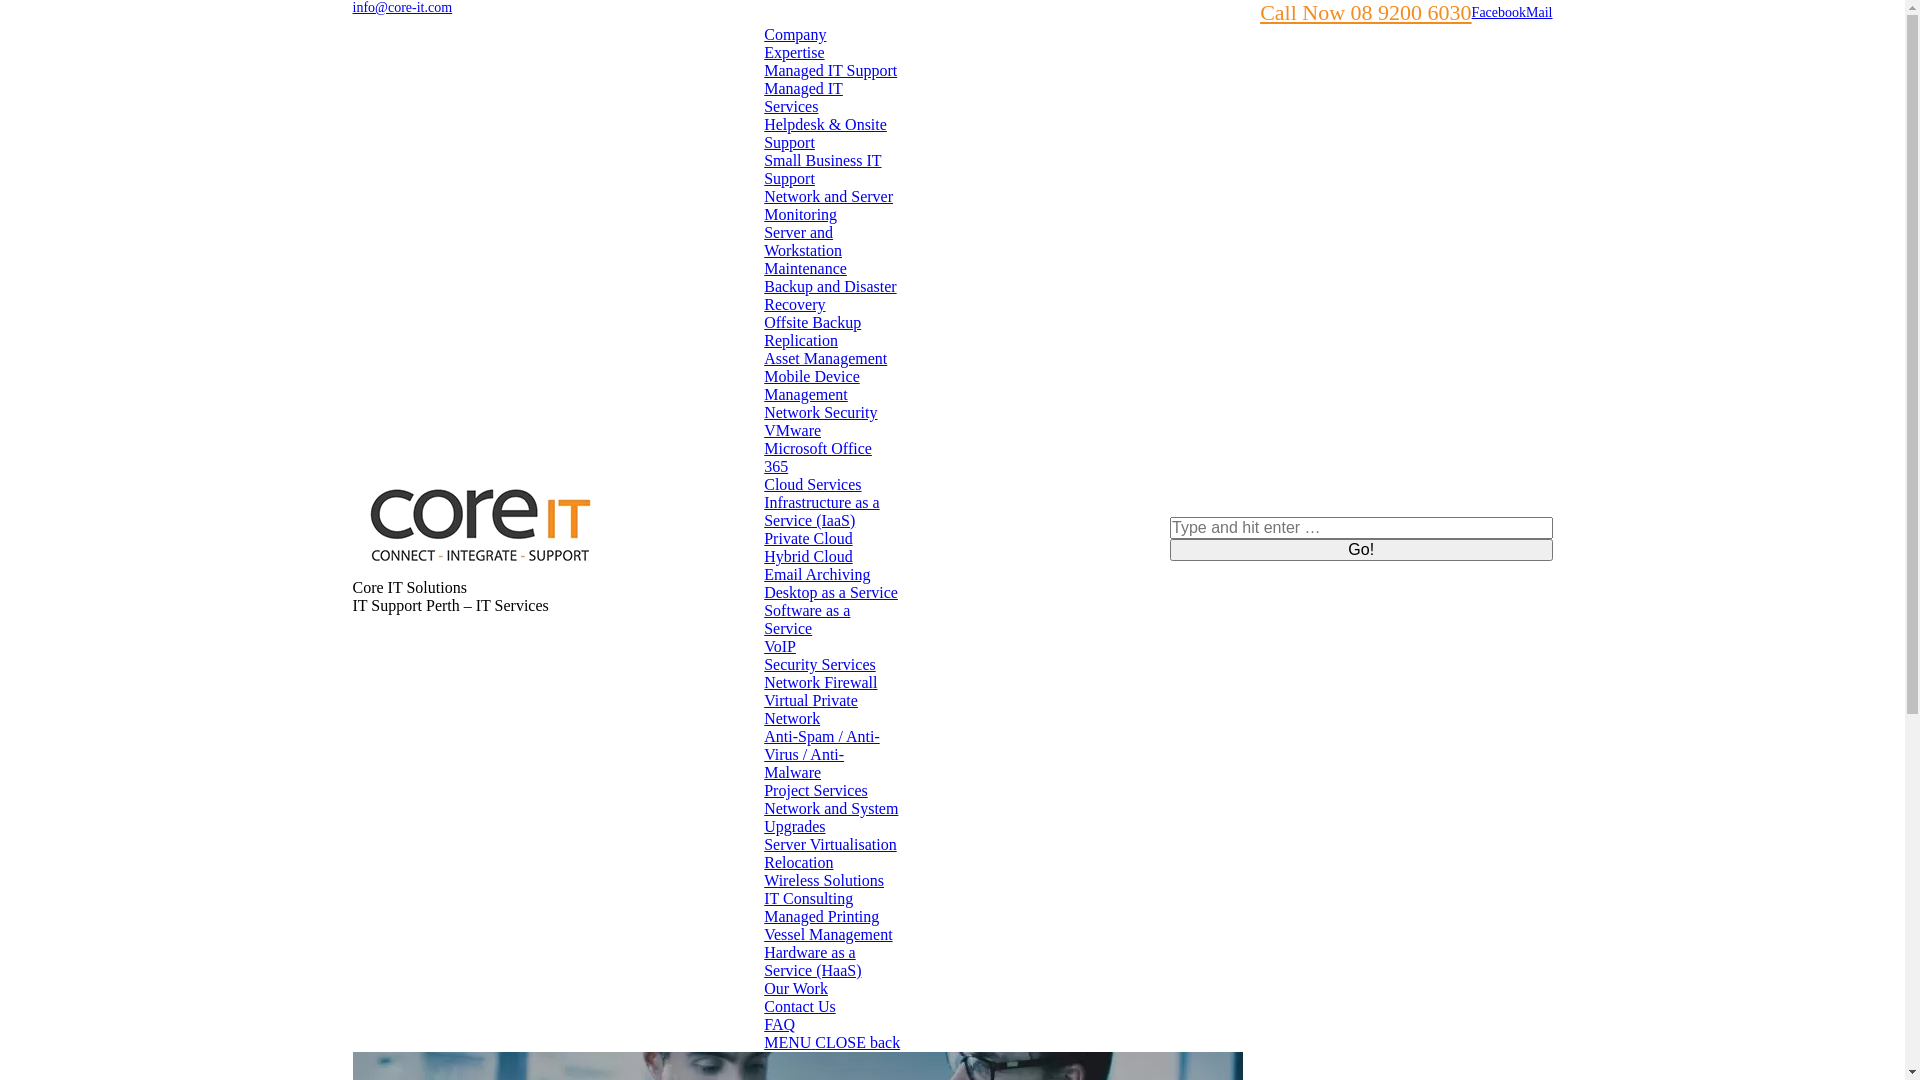 The width and height of the screenshot is (1920, 1080). Describe the element at coordinates (762, 457) in the screenshot. I see `'Microsoft Office 365'` at that location.